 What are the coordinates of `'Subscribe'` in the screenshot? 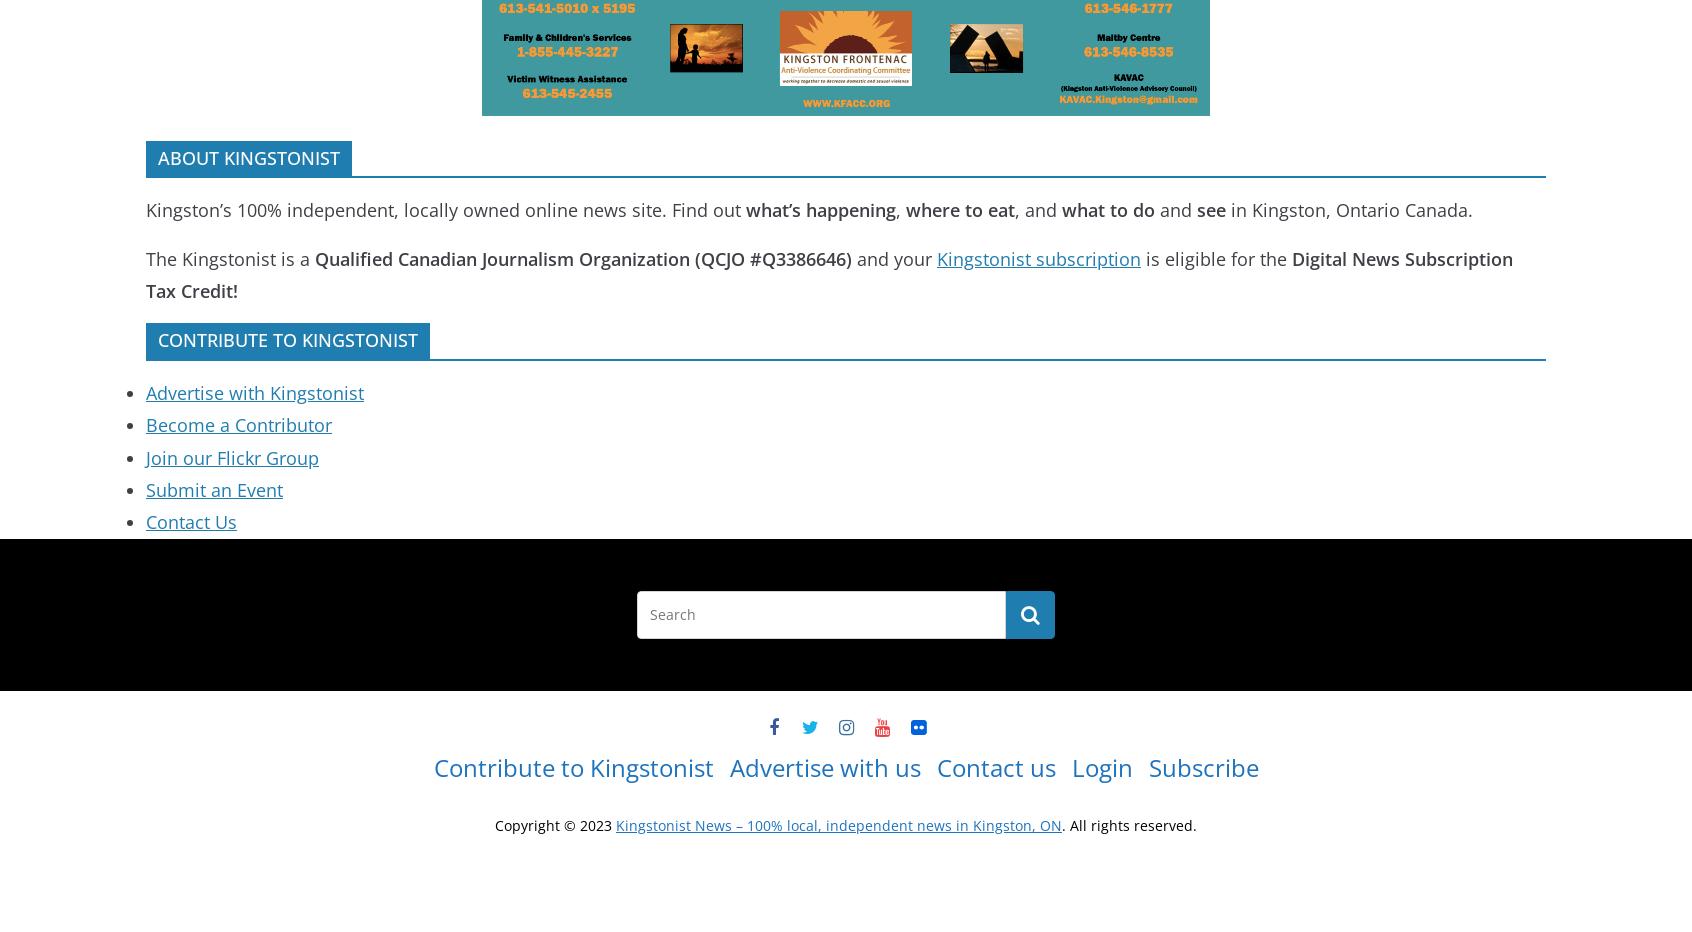 It's located at (1203, 767).